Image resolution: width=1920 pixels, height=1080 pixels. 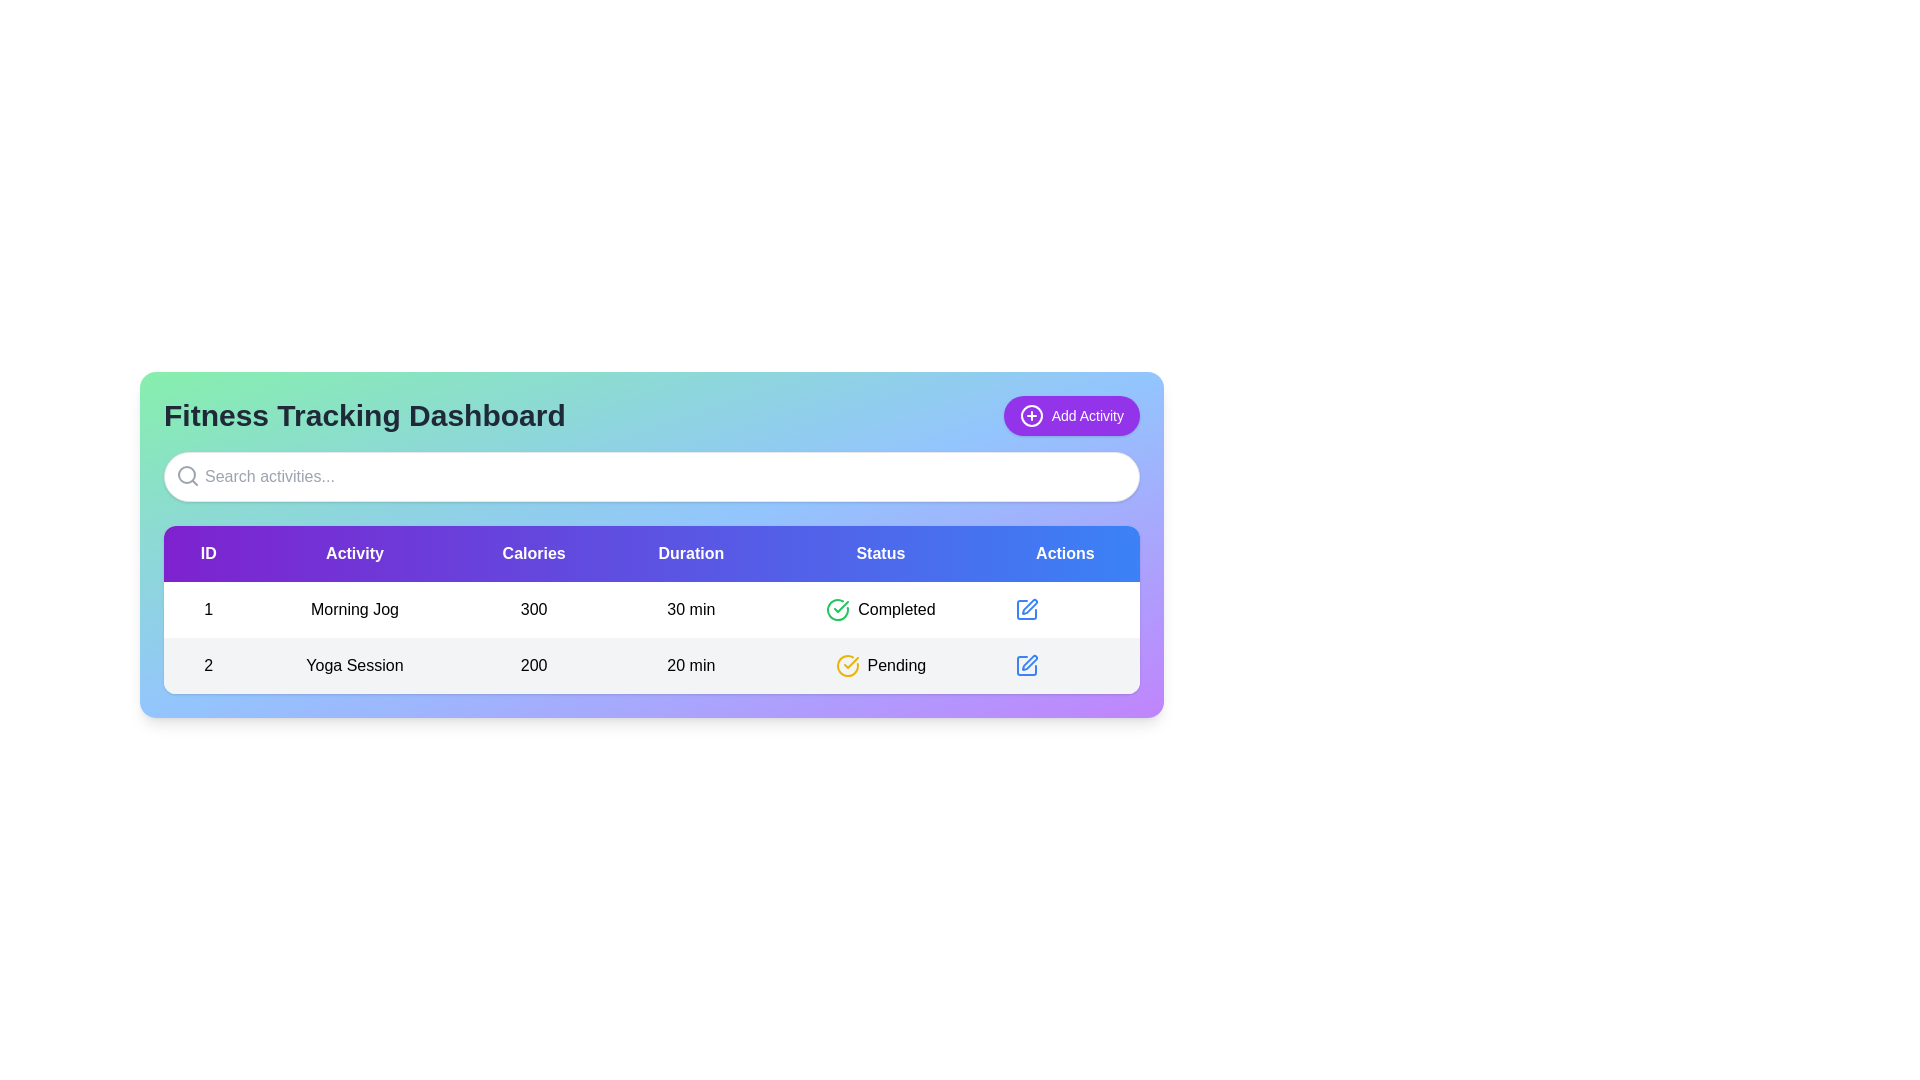 What do you see at coordinates (187, 474) in the screenshot?
I see `the circular icon component within the search icon located at the leftmost side of the search bar` at bounding box center [187, 474].